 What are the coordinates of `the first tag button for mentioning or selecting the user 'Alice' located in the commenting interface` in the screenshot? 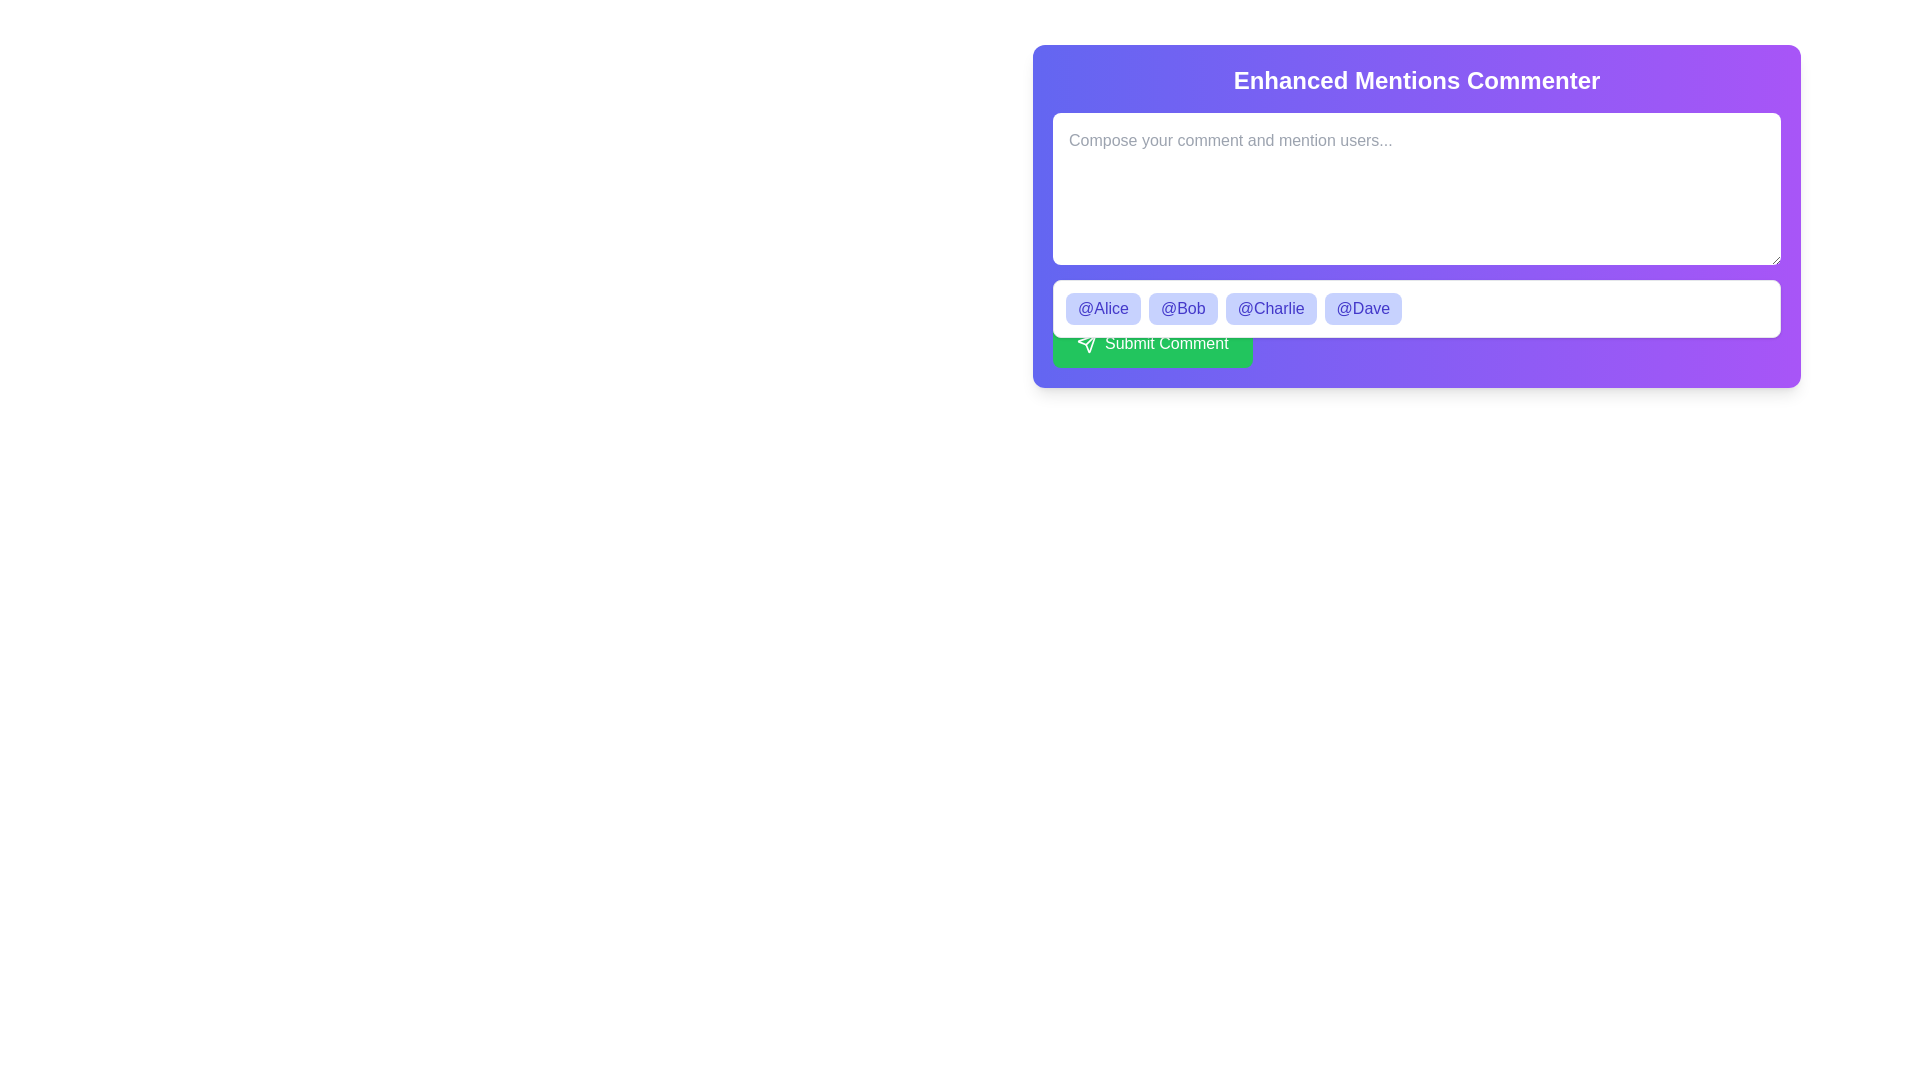 It's located at (1102, 308).